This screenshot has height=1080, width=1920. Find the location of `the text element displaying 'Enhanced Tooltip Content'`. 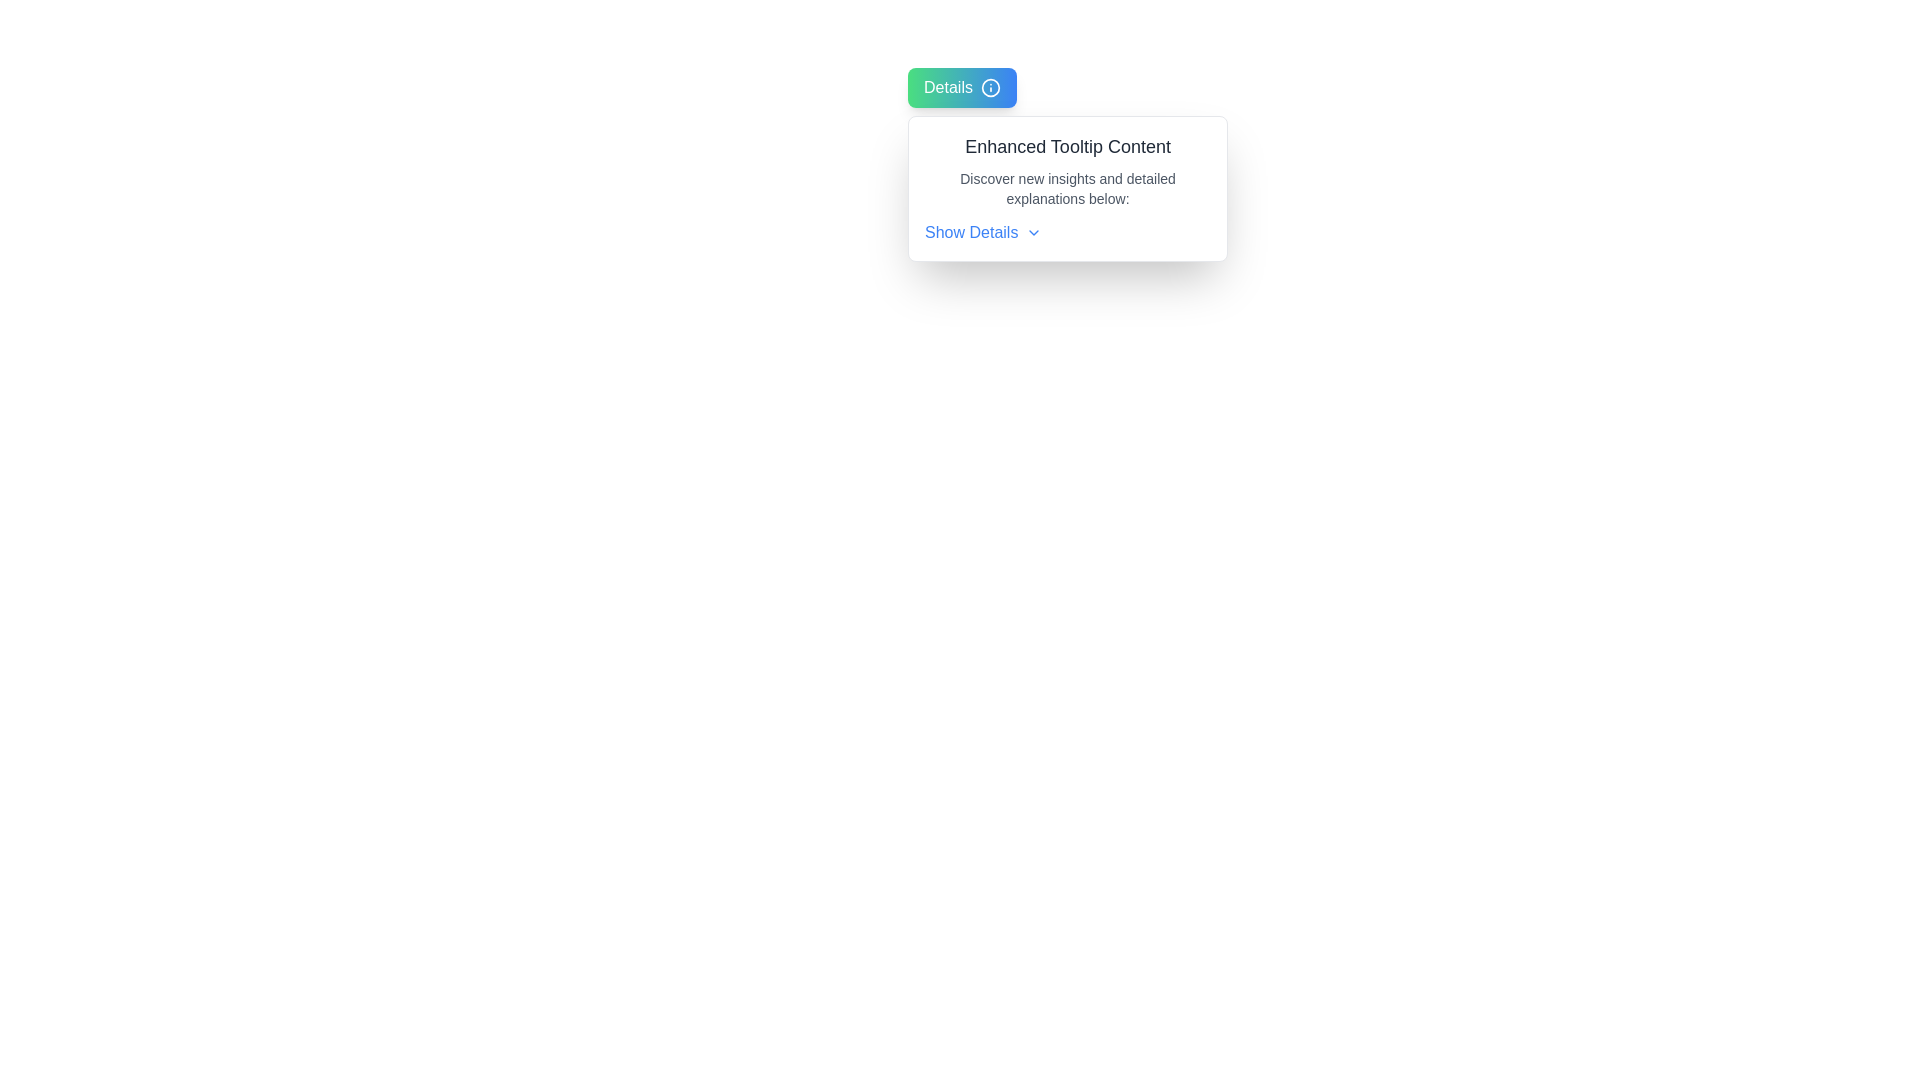

the text element displaying 'Enhanced Tooltip Content' is located at coordinates (1067, 145).